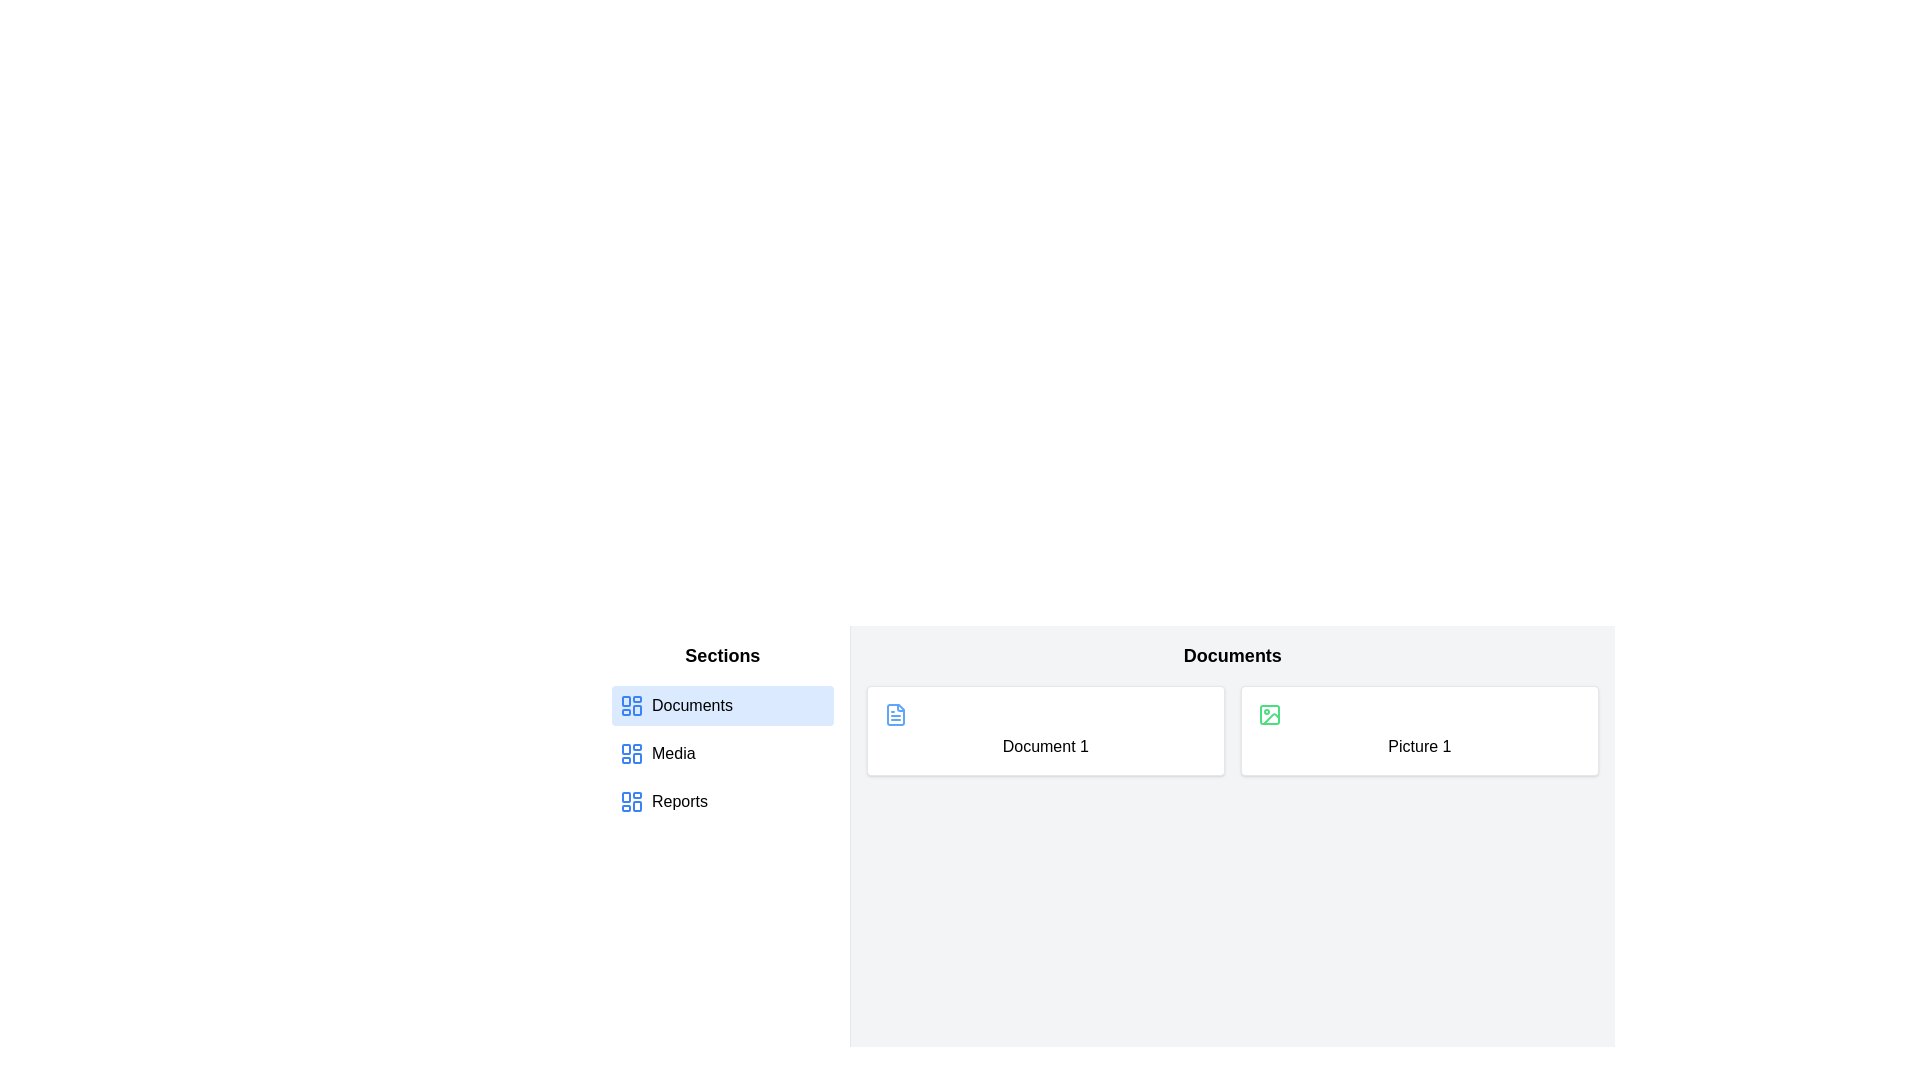 The height and width of the screenshot is (1080, 1920). I want to click on the blue icon element in the sidebar menu, so click(631, 753).